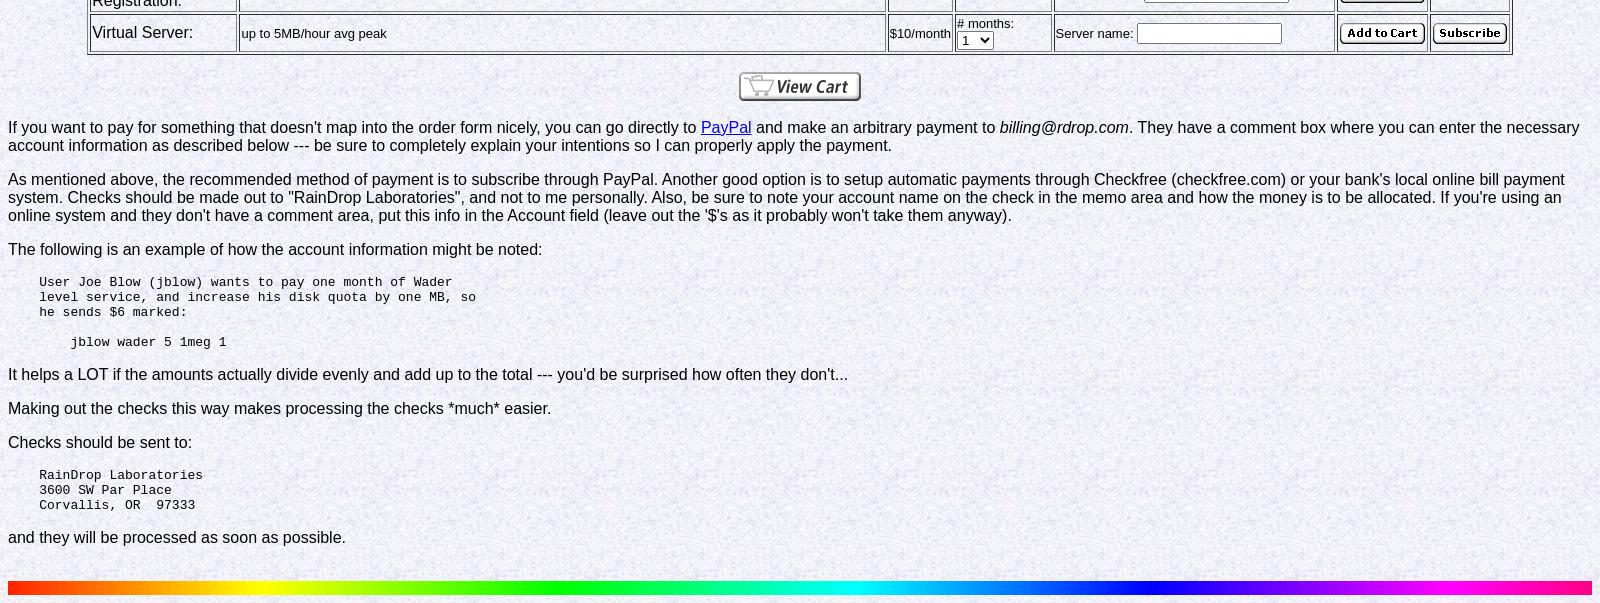  What do you see at coordinates (279, 407) in the screenshot?
I see `'Making out the checks this way makes processing the checks
*much* easier.'` at bounding box center [279, 407].